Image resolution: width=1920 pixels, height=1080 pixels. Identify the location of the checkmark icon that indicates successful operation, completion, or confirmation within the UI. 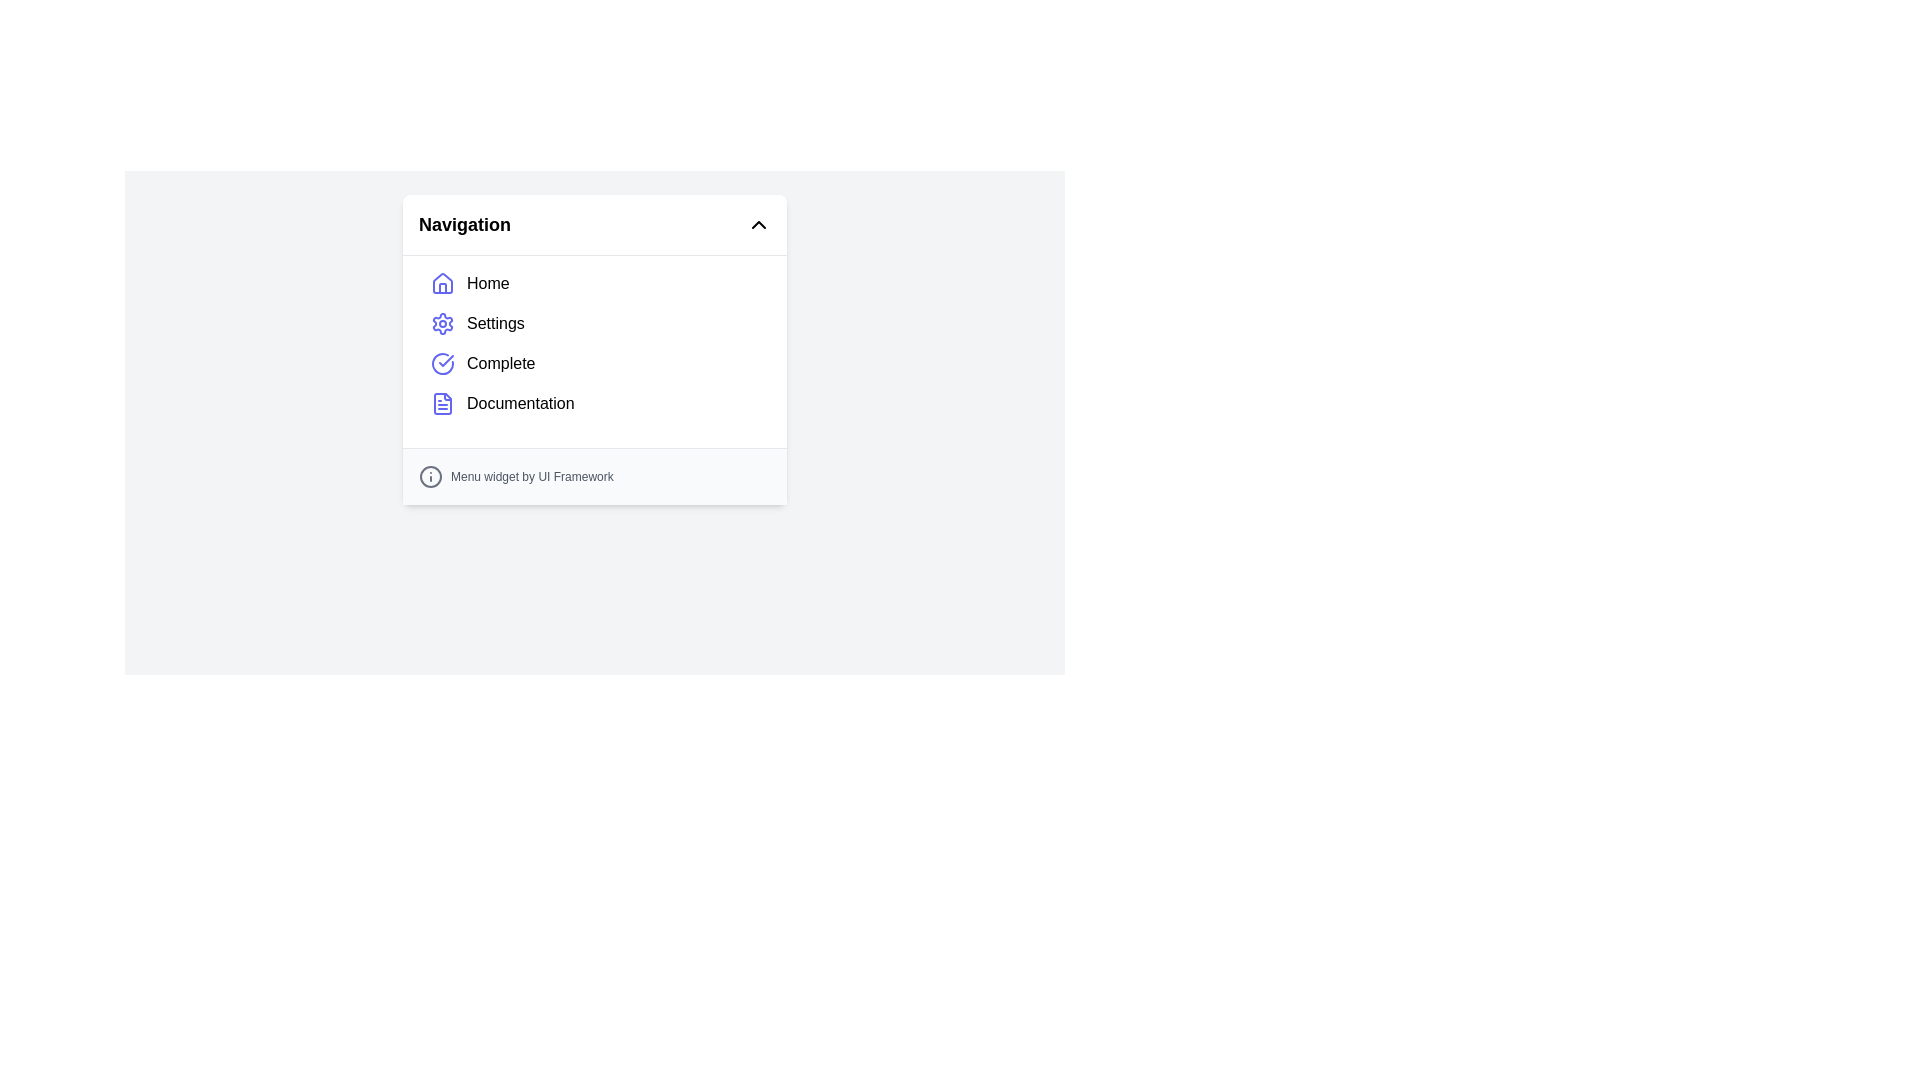
(445, 361).